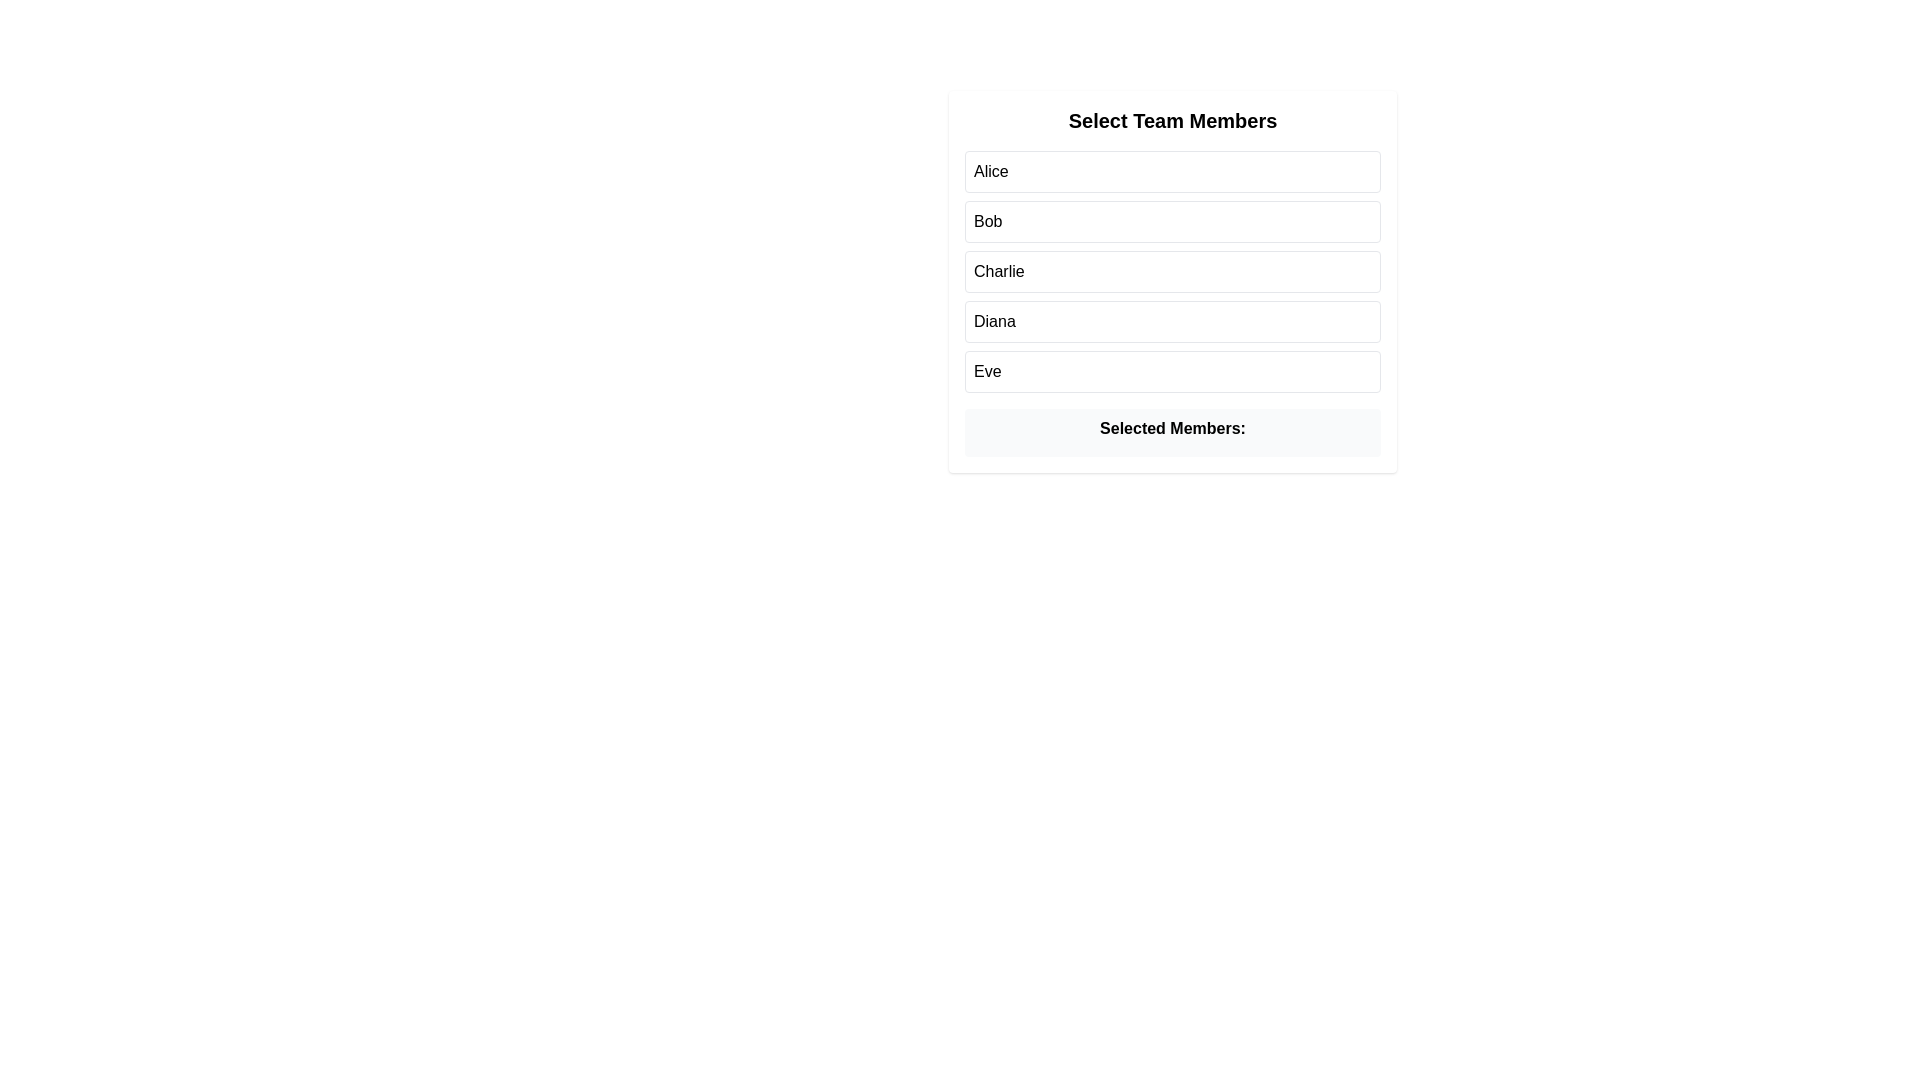 This screenshot has height=1080, width=1920. Describe the element at coordinates (1172, 281) in the screenshot. I see `the selectable list item representing the user named 'Charlie', which is the third item in the 'Select Team Members' list` at that location.